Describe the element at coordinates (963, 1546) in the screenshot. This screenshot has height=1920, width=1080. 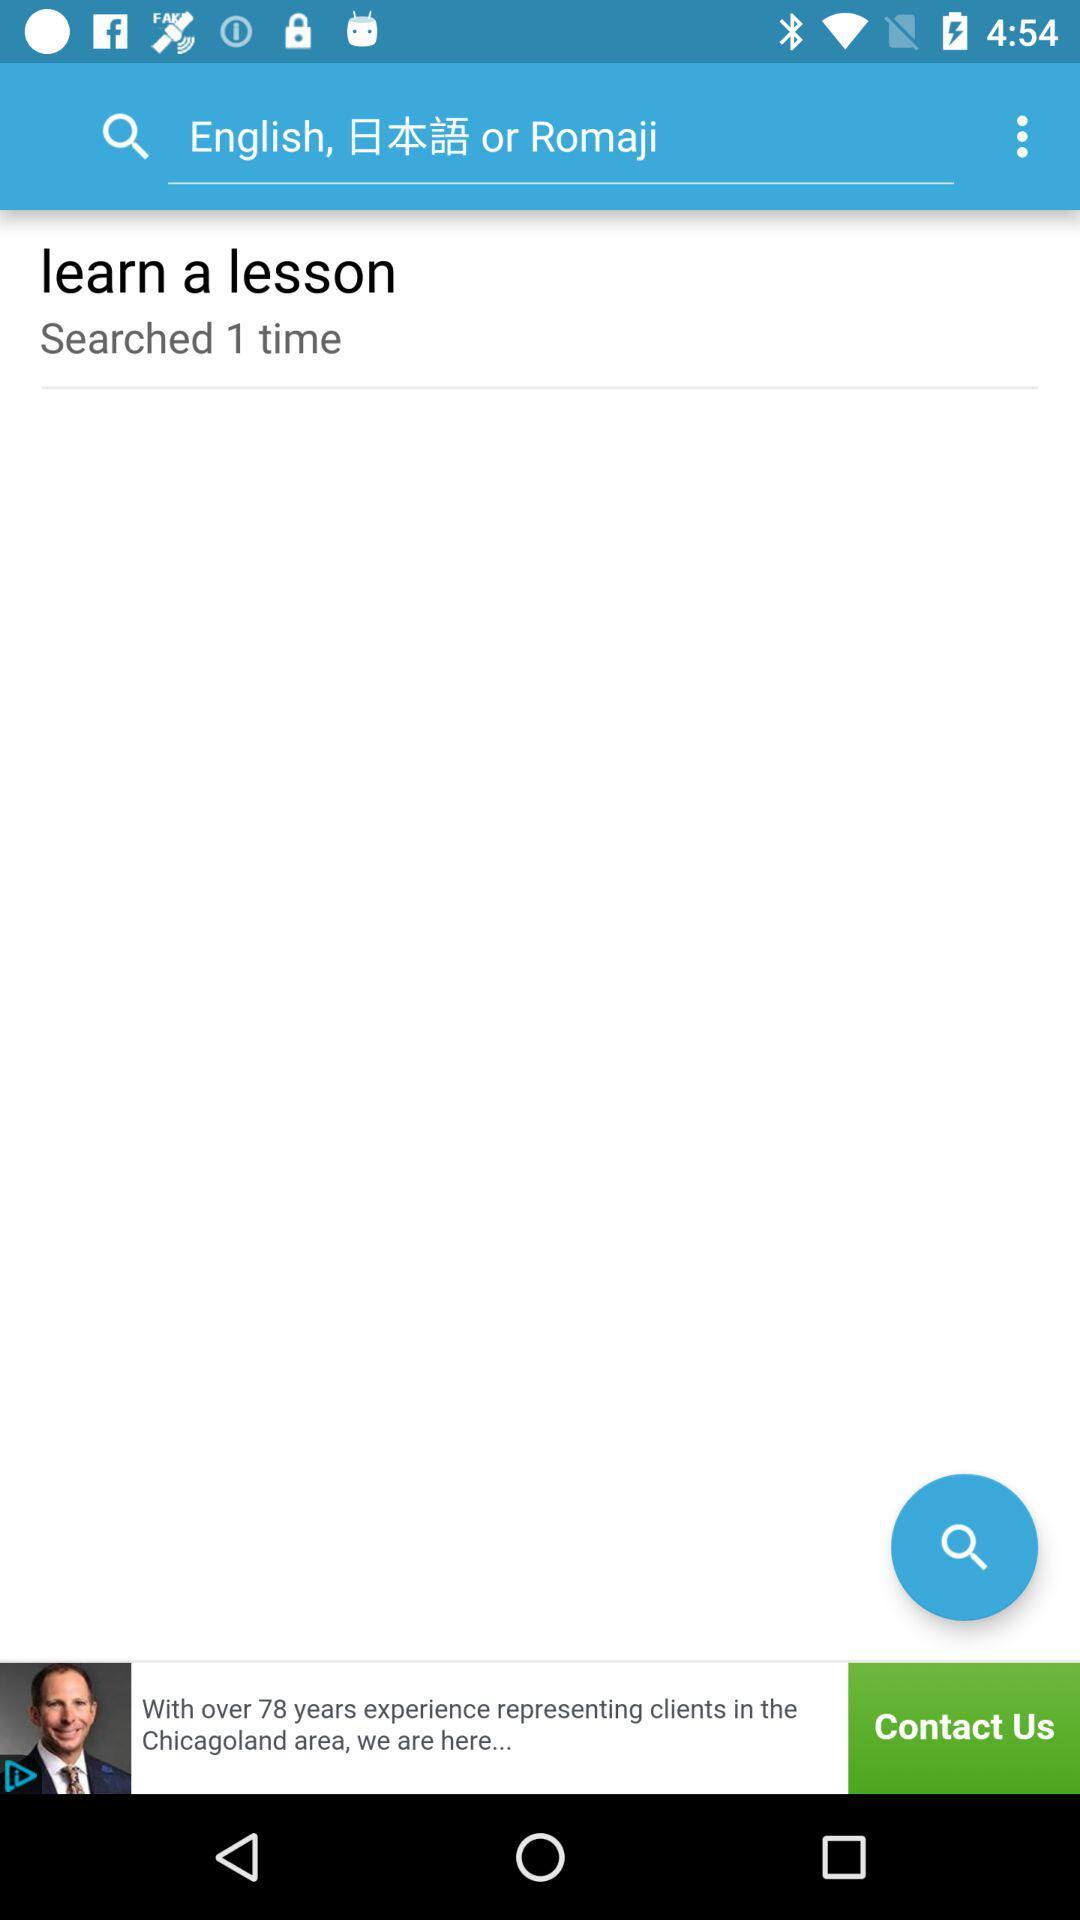
I see `the search icon` at that location.